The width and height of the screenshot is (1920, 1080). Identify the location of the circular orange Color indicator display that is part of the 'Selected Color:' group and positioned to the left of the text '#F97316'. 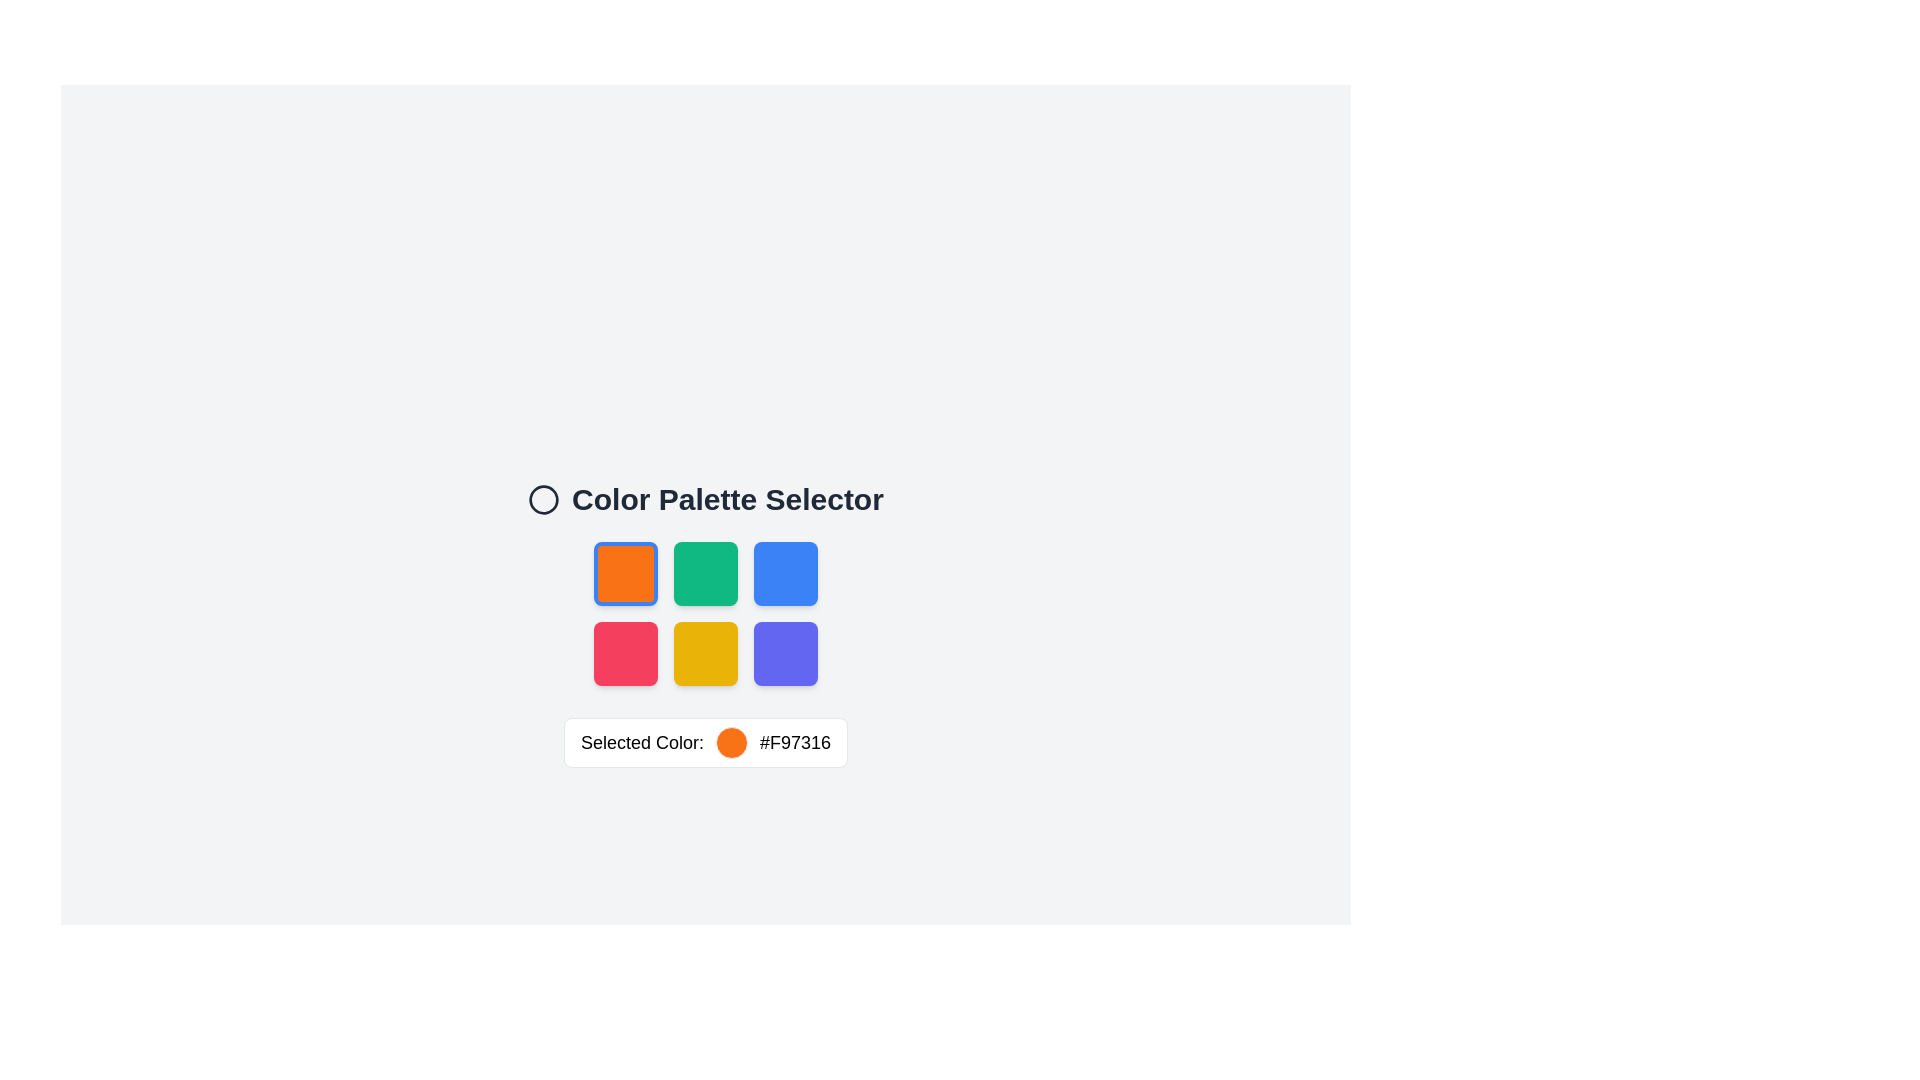
(730, 743).